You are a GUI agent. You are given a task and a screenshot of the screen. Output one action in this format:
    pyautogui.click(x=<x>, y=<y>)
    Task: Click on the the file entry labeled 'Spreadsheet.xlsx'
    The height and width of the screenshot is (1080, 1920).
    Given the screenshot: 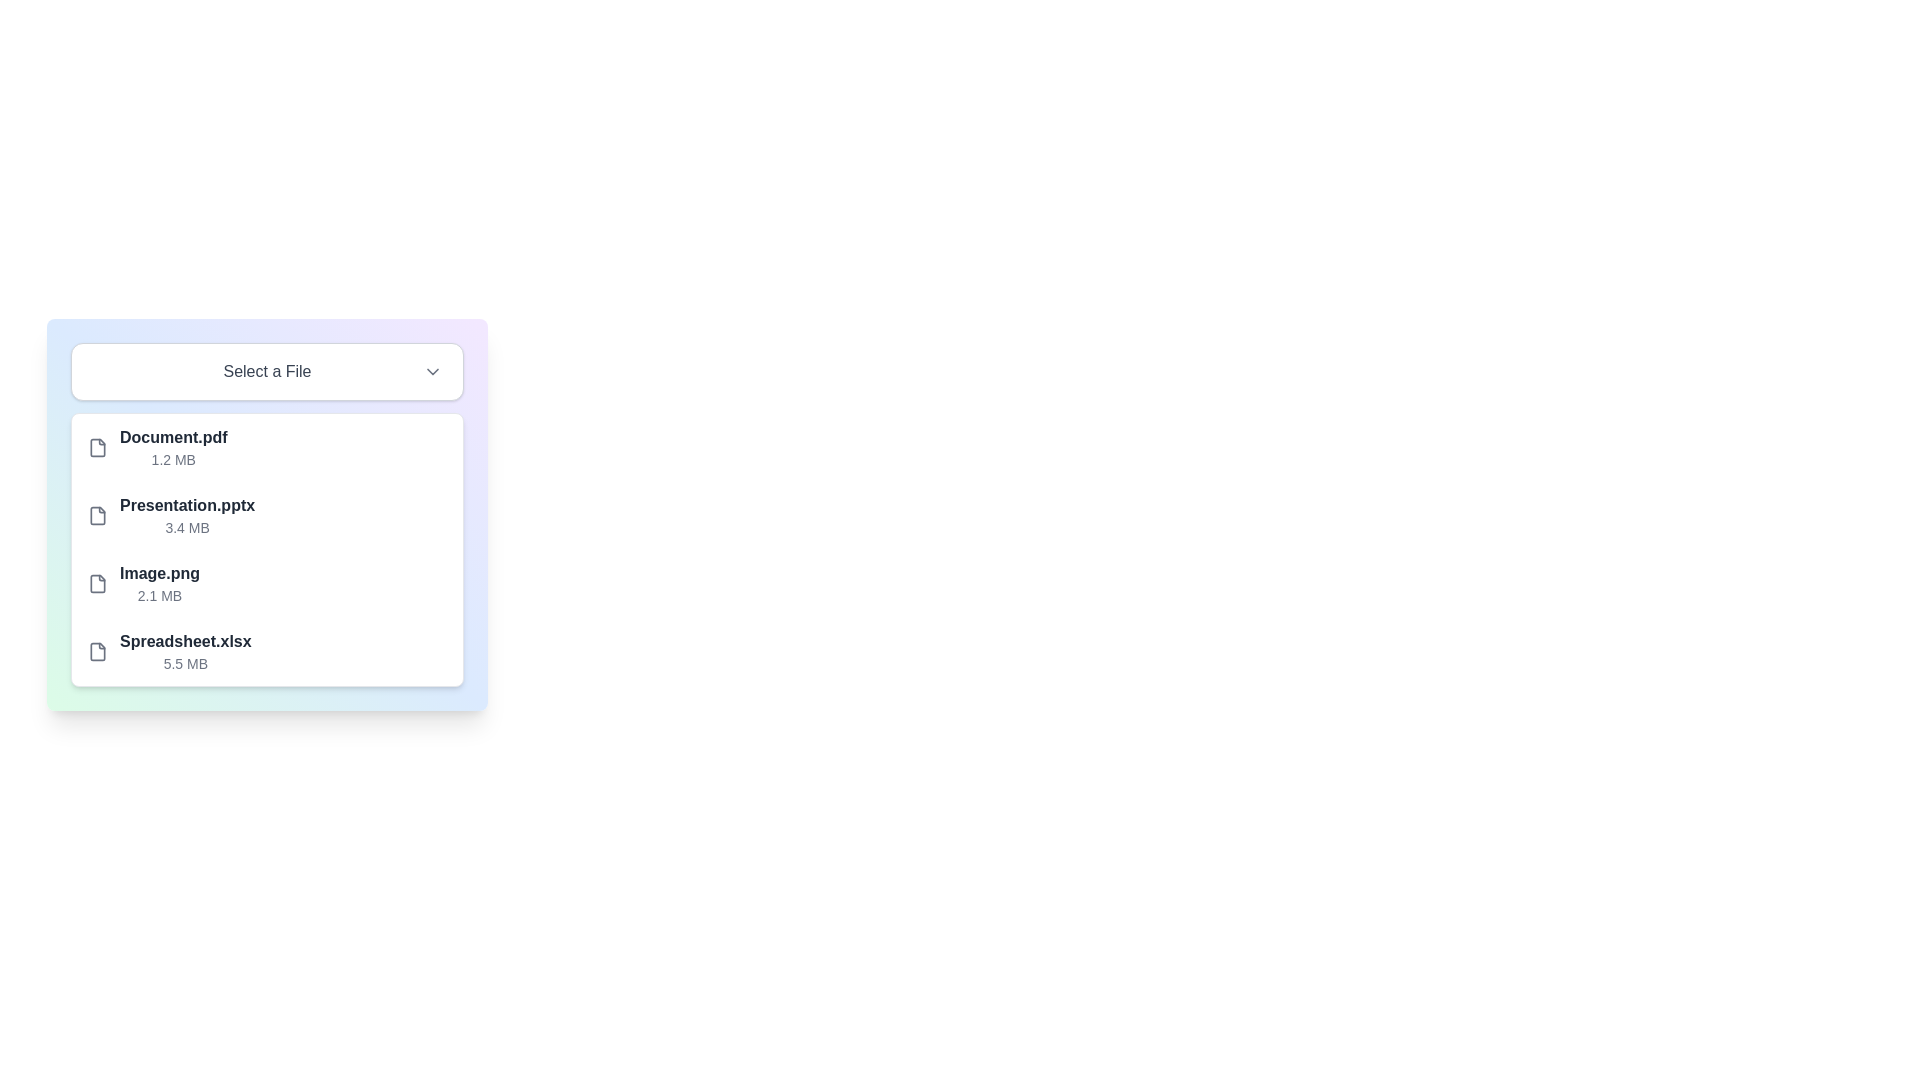 What is the action you would take?
    pyautogui.click(x=185, y=651)
    